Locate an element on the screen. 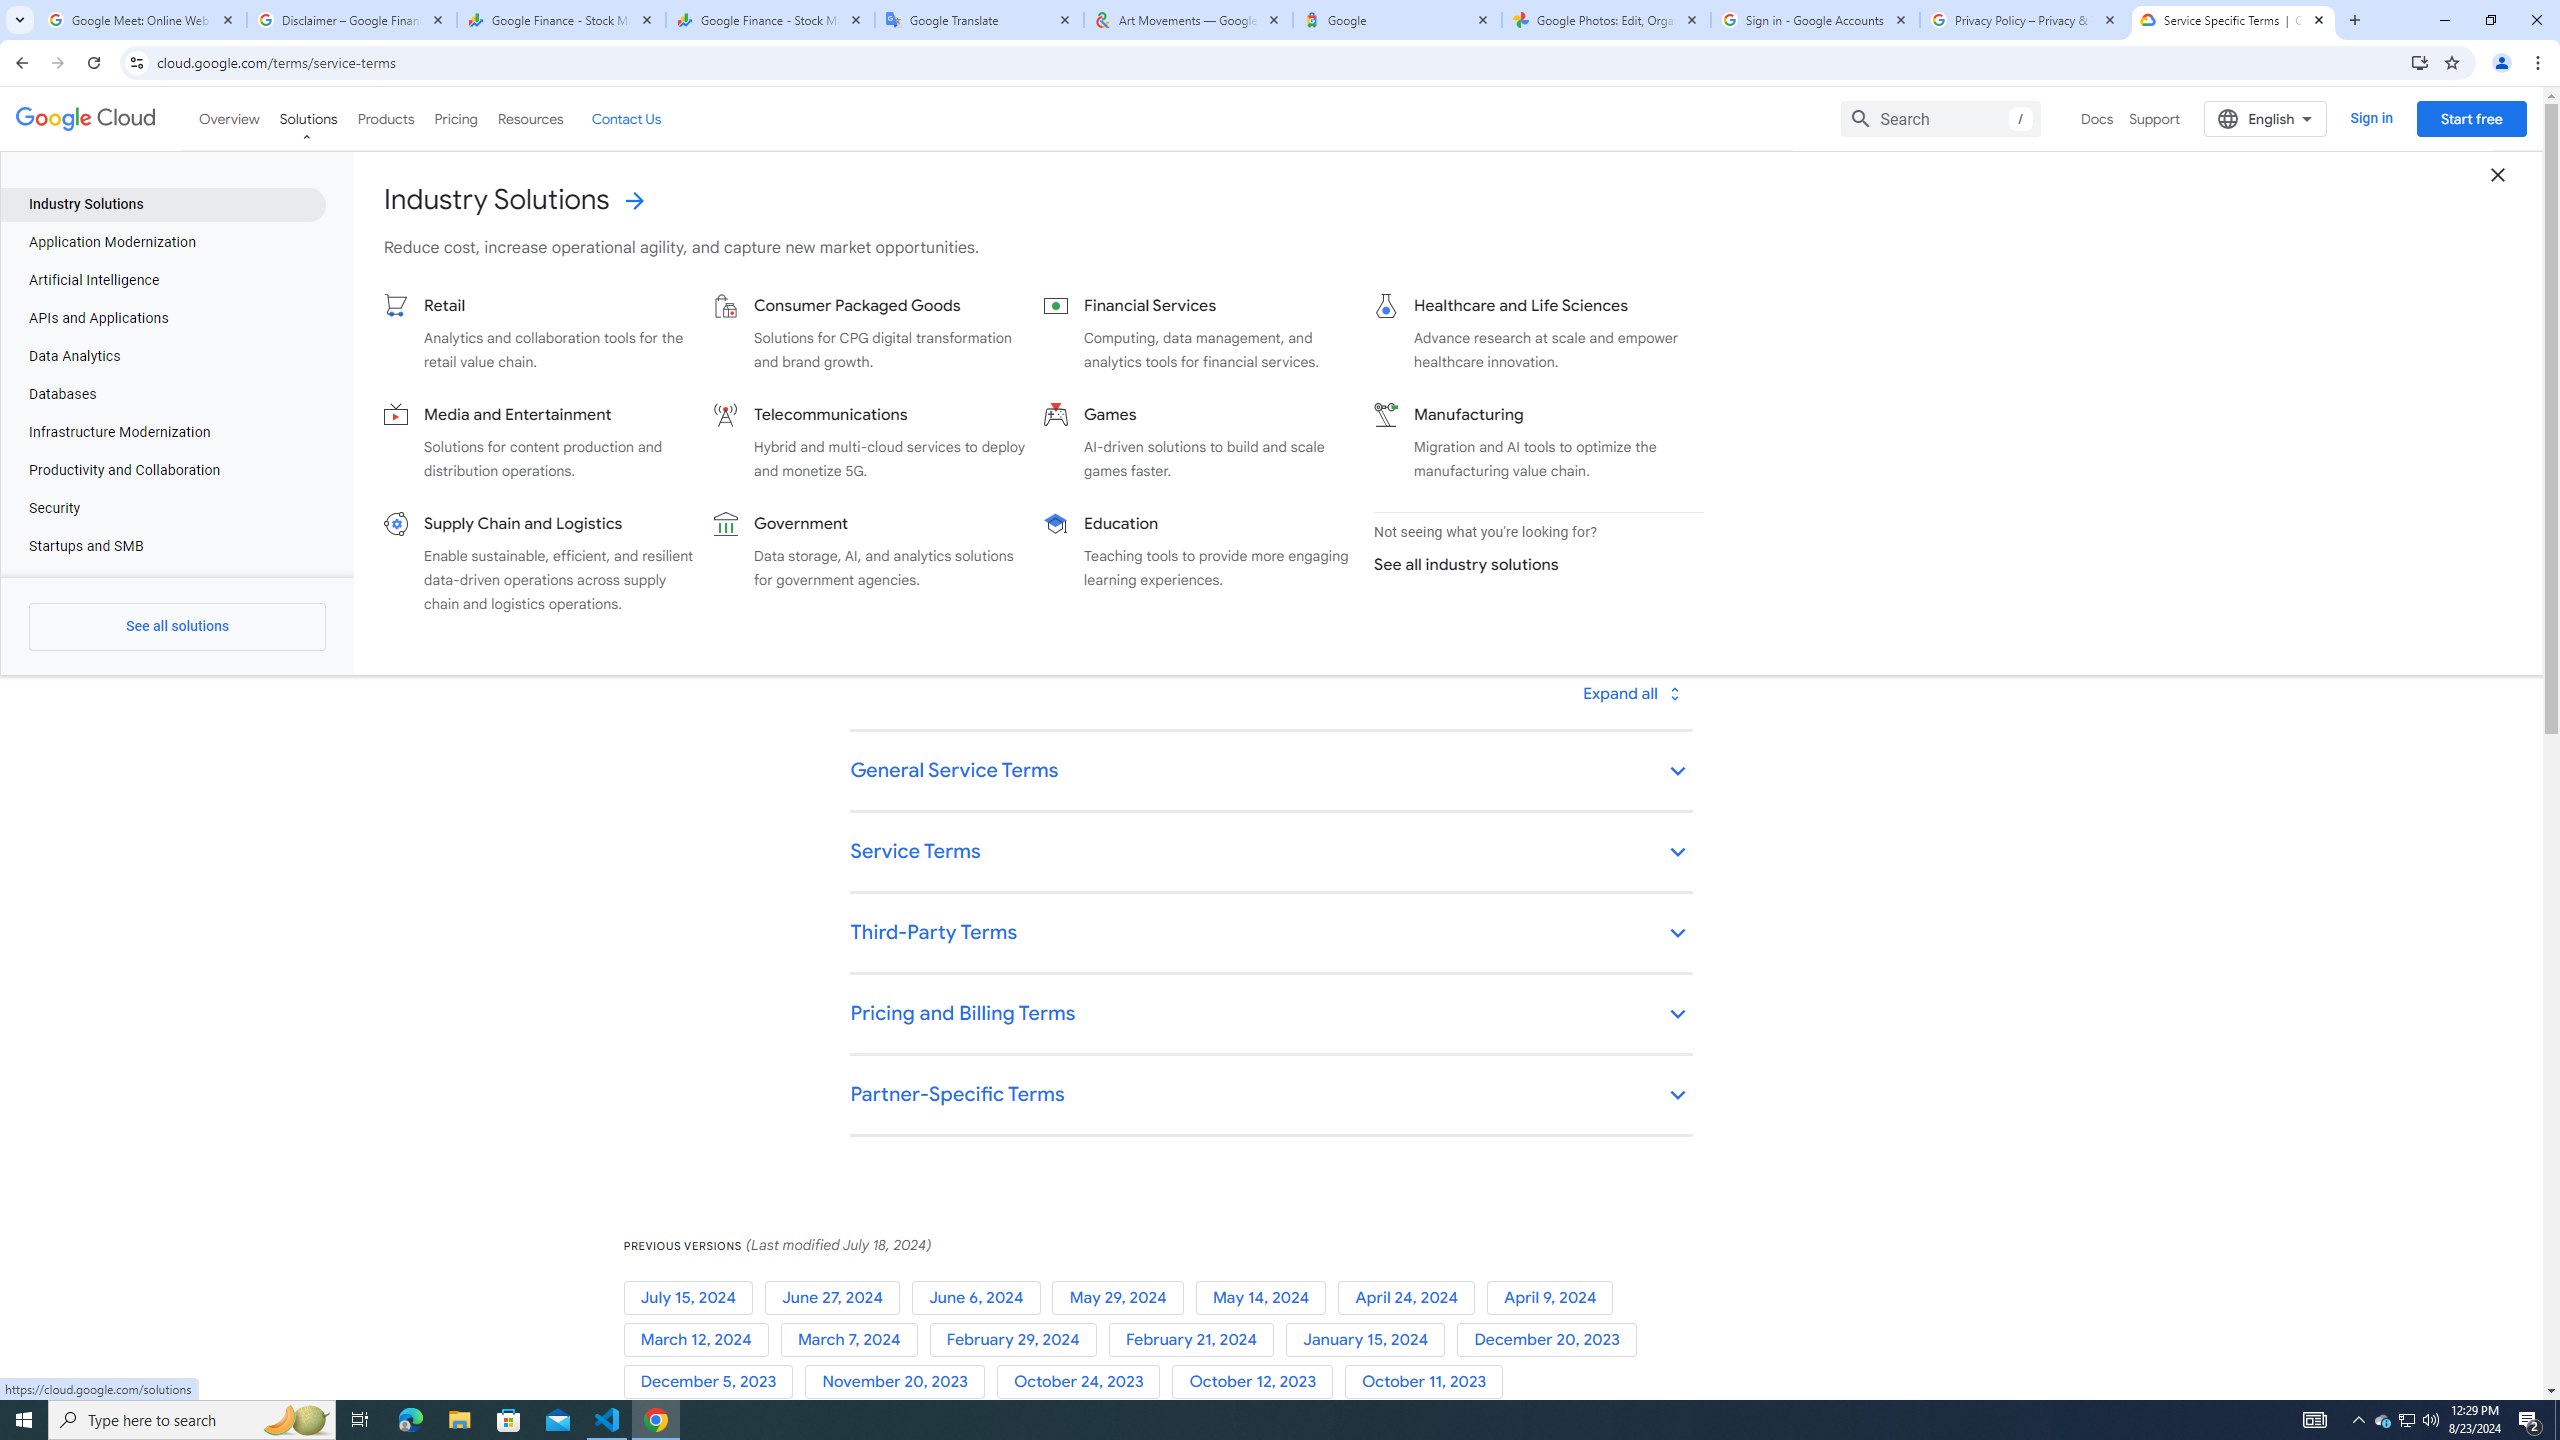  'General Service Terms keyboard_arrow_down' is located at coordinates (1271, 771).